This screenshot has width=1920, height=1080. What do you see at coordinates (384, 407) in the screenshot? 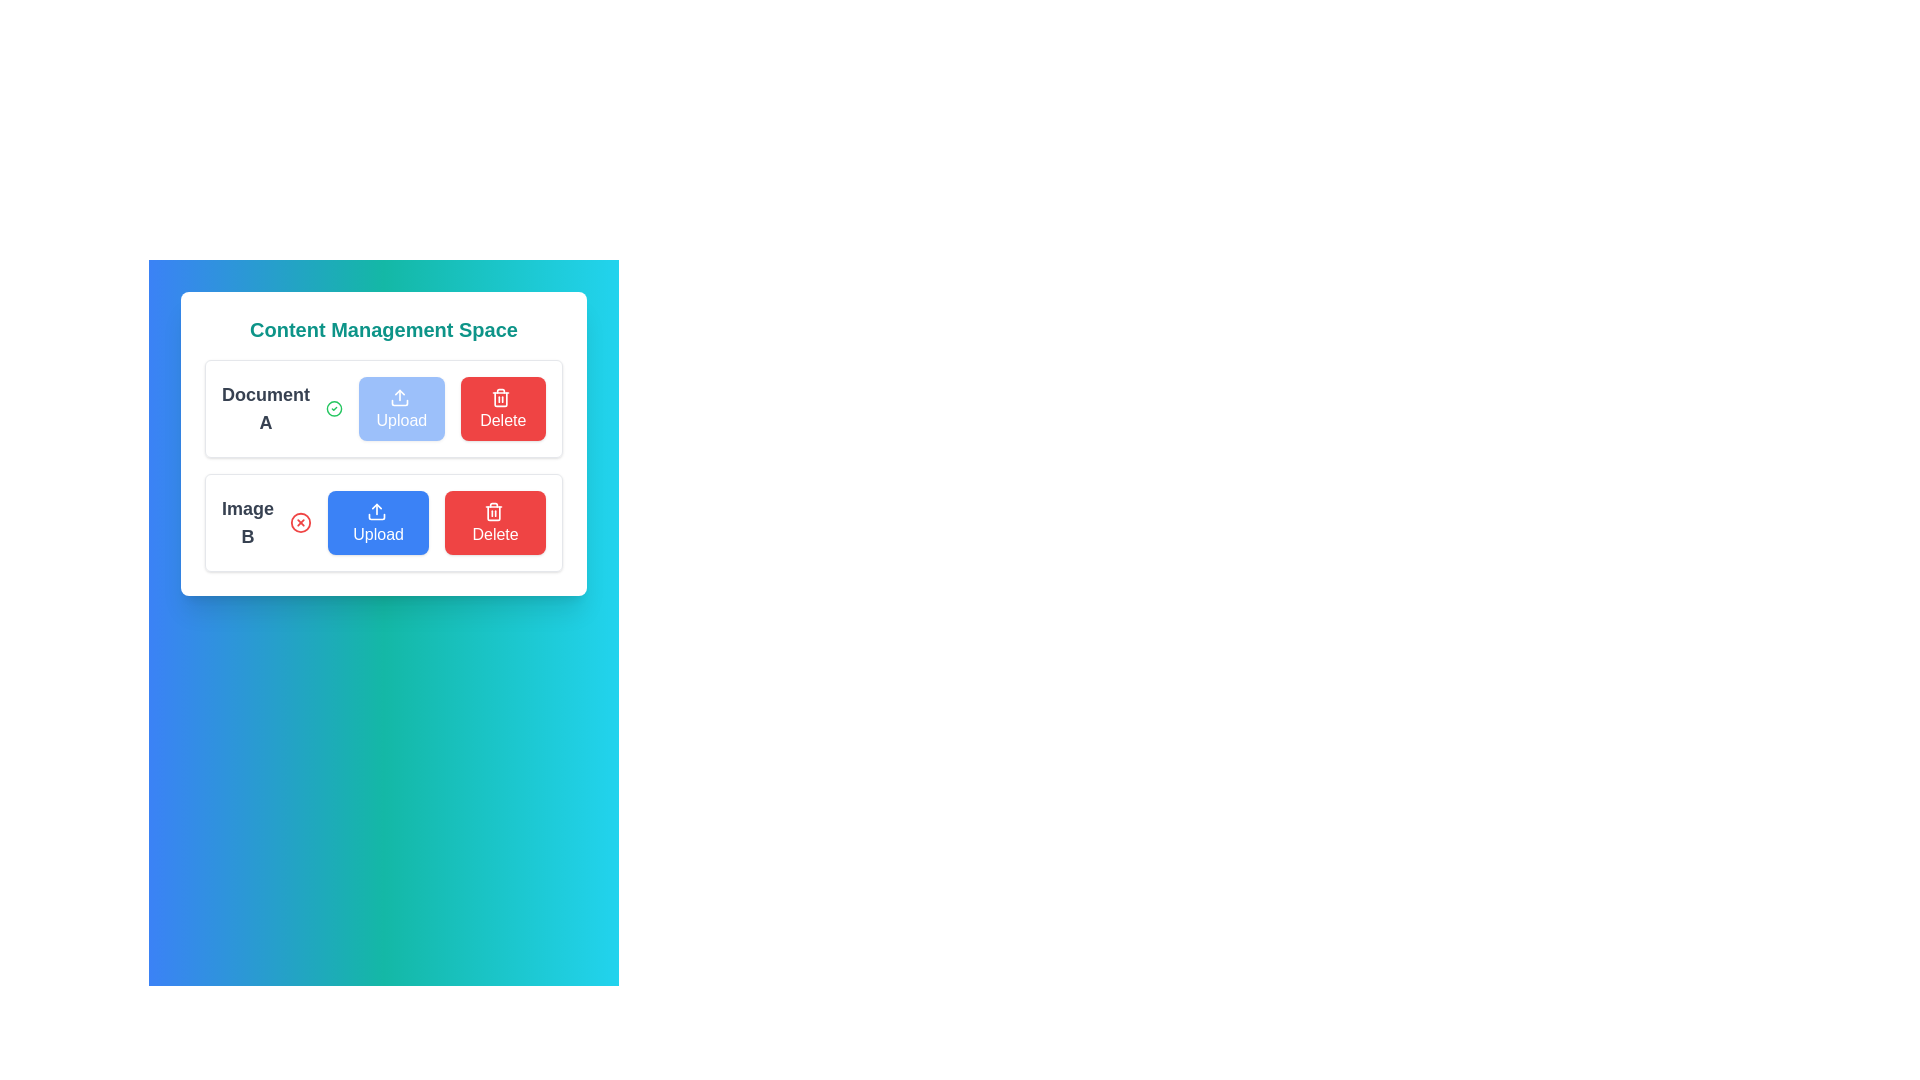
I see `the 'Upload' button with a blue background and white text, located to the right of the label 'Document A'` at bounding box center [384, 407].